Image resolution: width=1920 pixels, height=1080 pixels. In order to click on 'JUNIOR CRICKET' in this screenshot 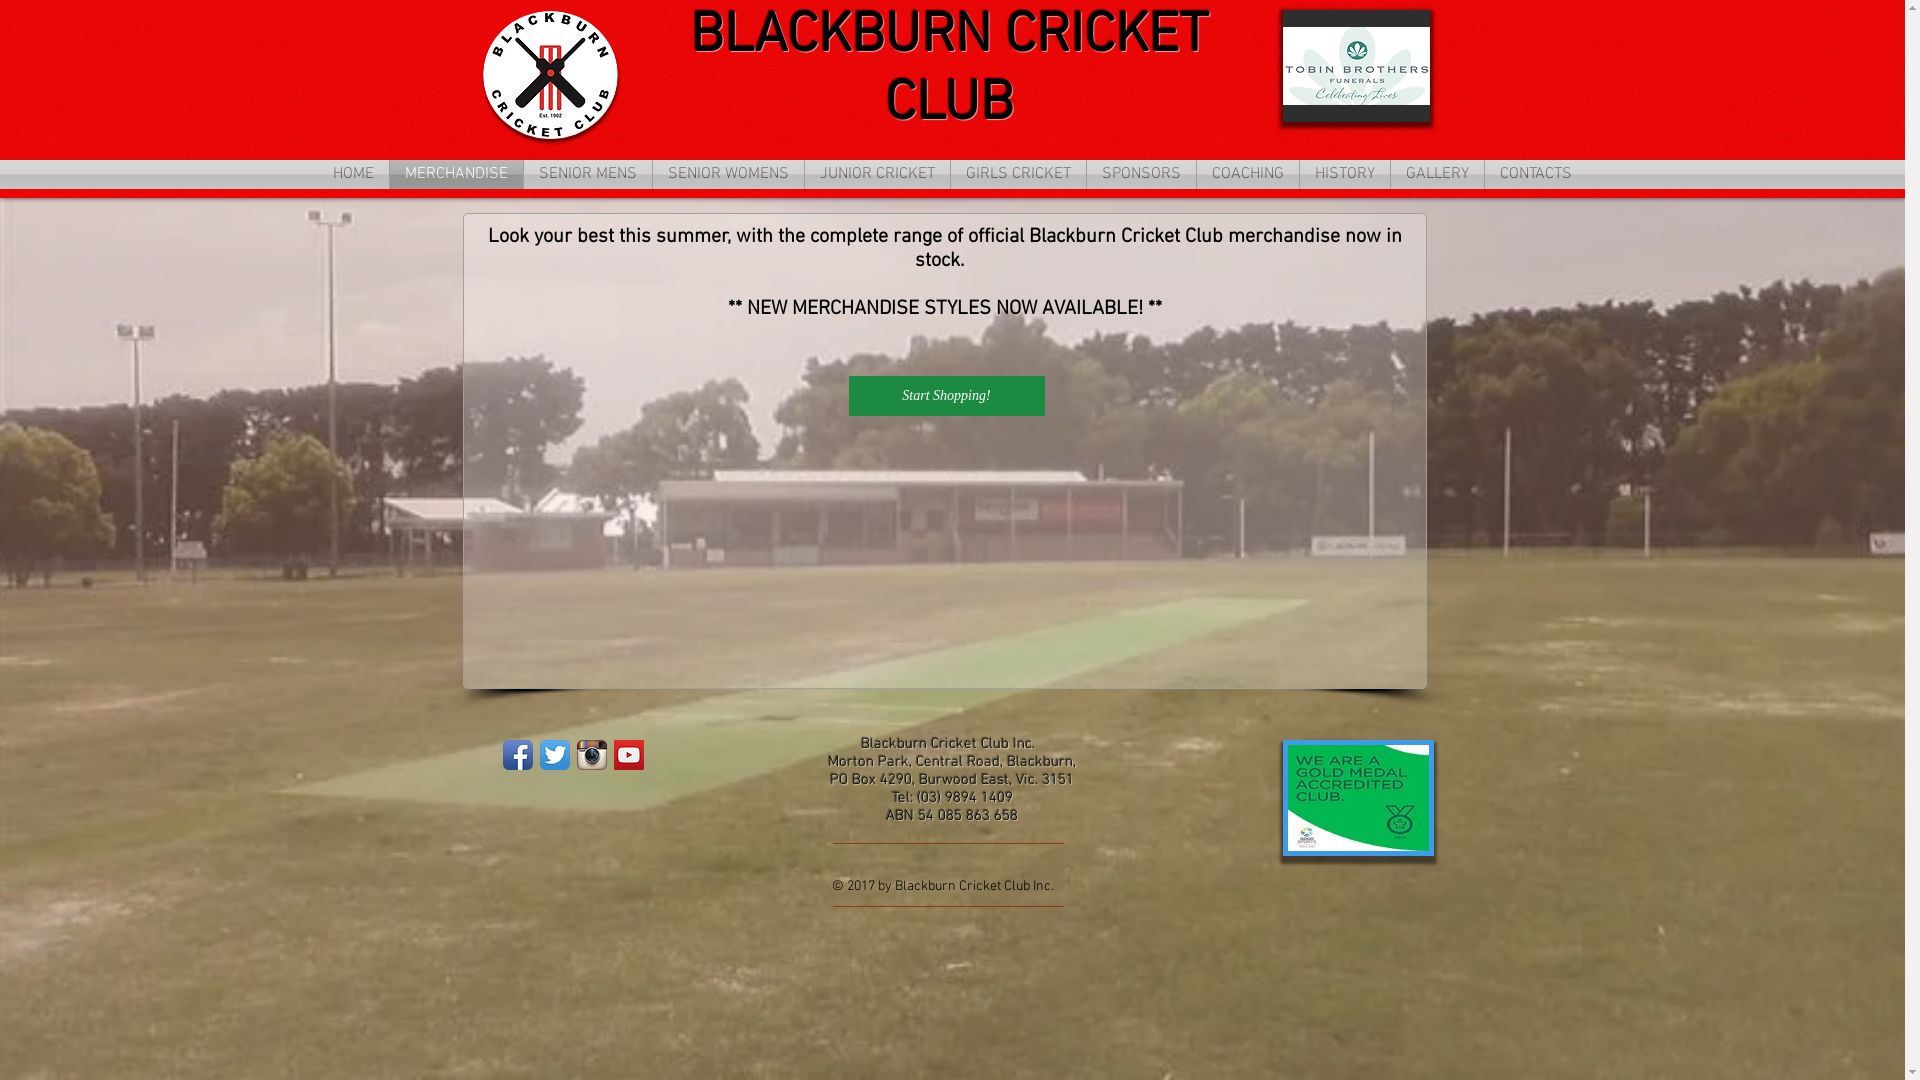, I will do `click(877, 173)`.